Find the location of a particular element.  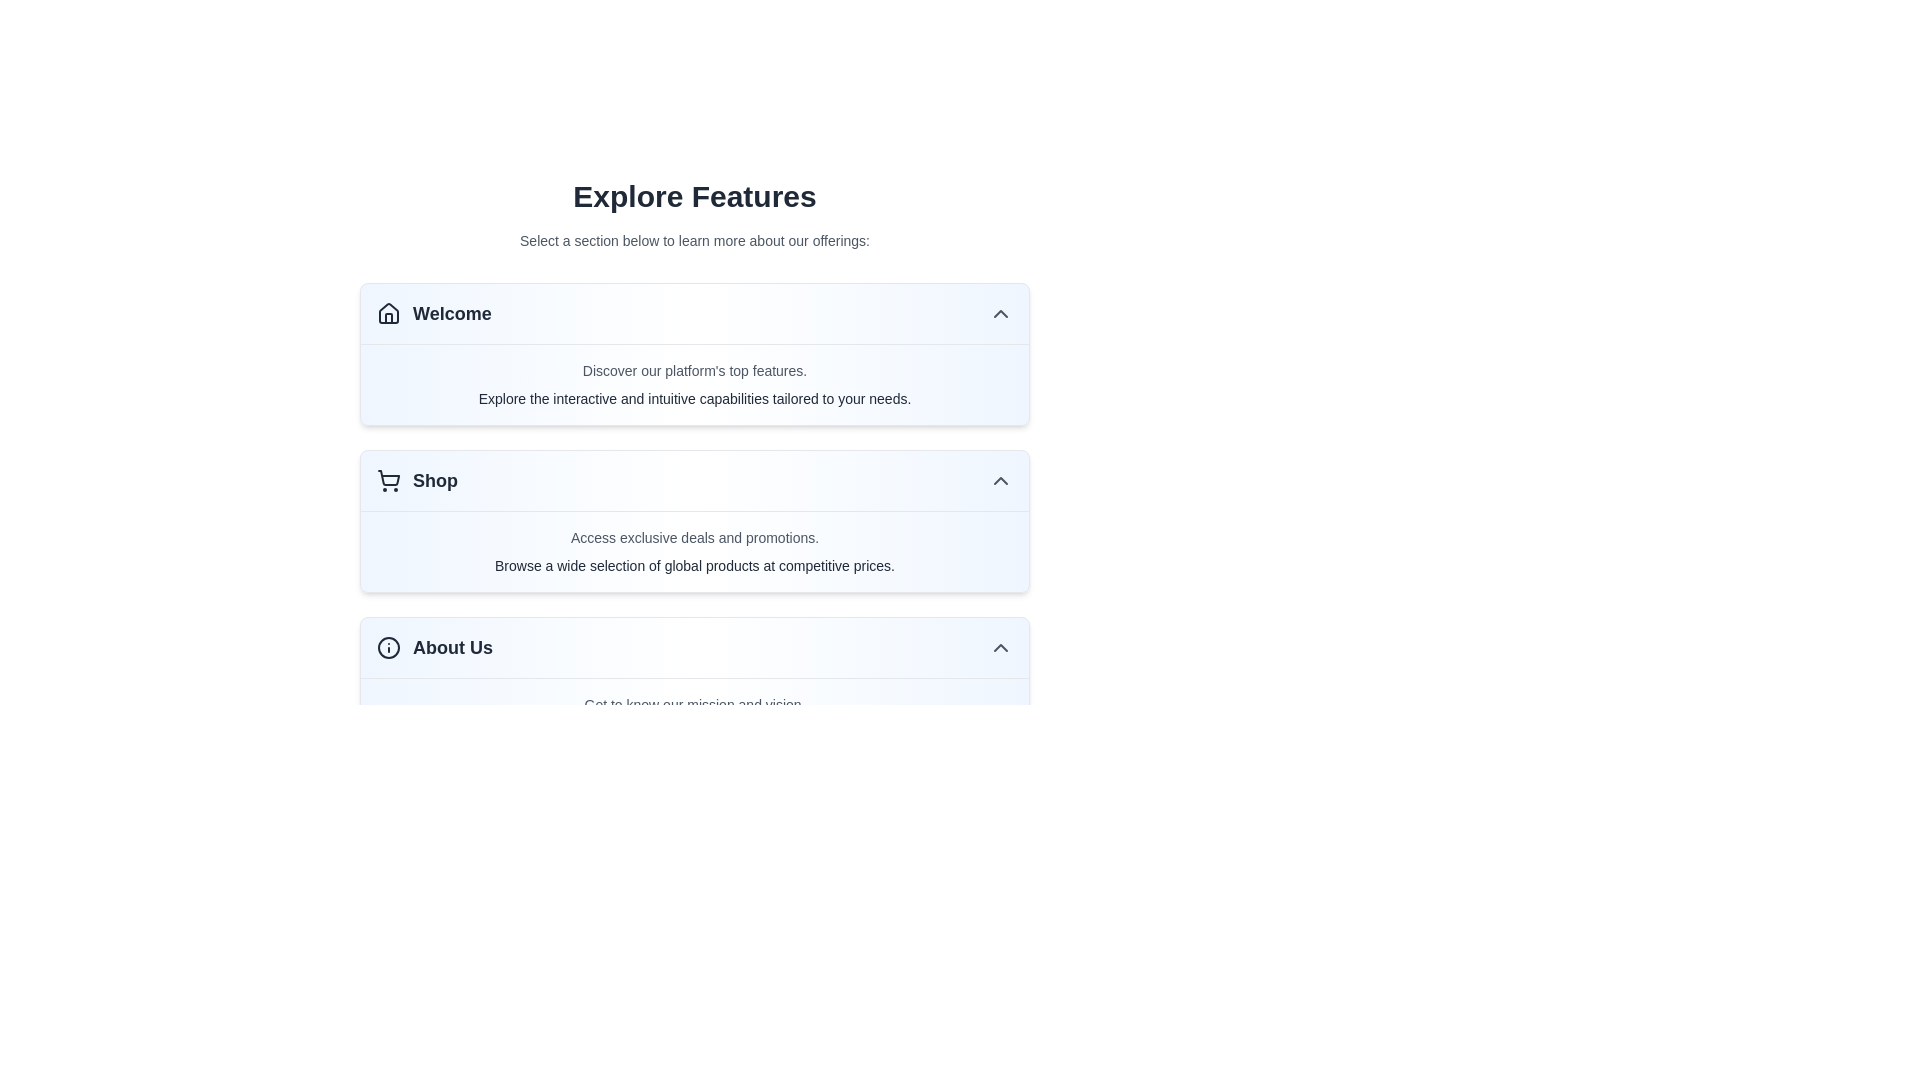

the text block in the 'Shop' section that informs users about exclusive deals and globally sourced products, positioned directly below the title 'Shop' is located at coordinates (695, 551).